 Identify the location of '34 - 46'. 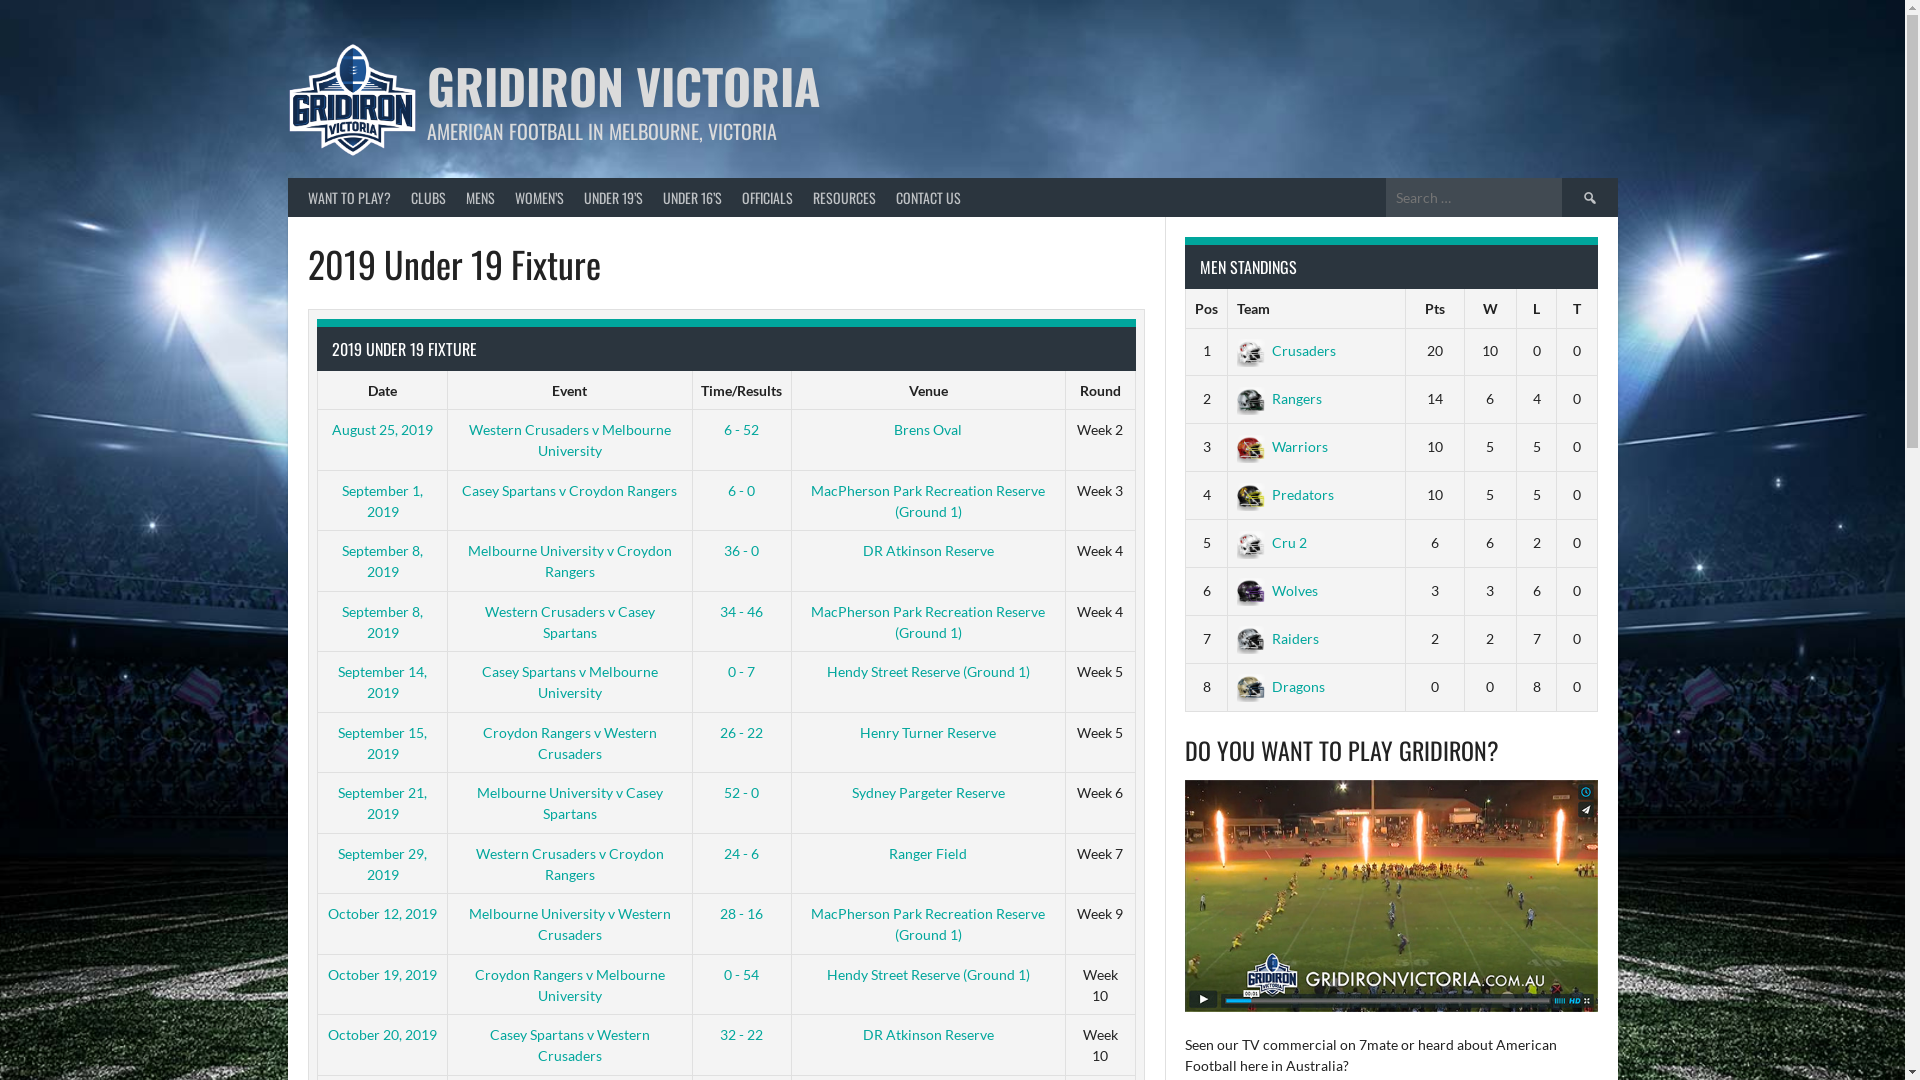
(740, 609).